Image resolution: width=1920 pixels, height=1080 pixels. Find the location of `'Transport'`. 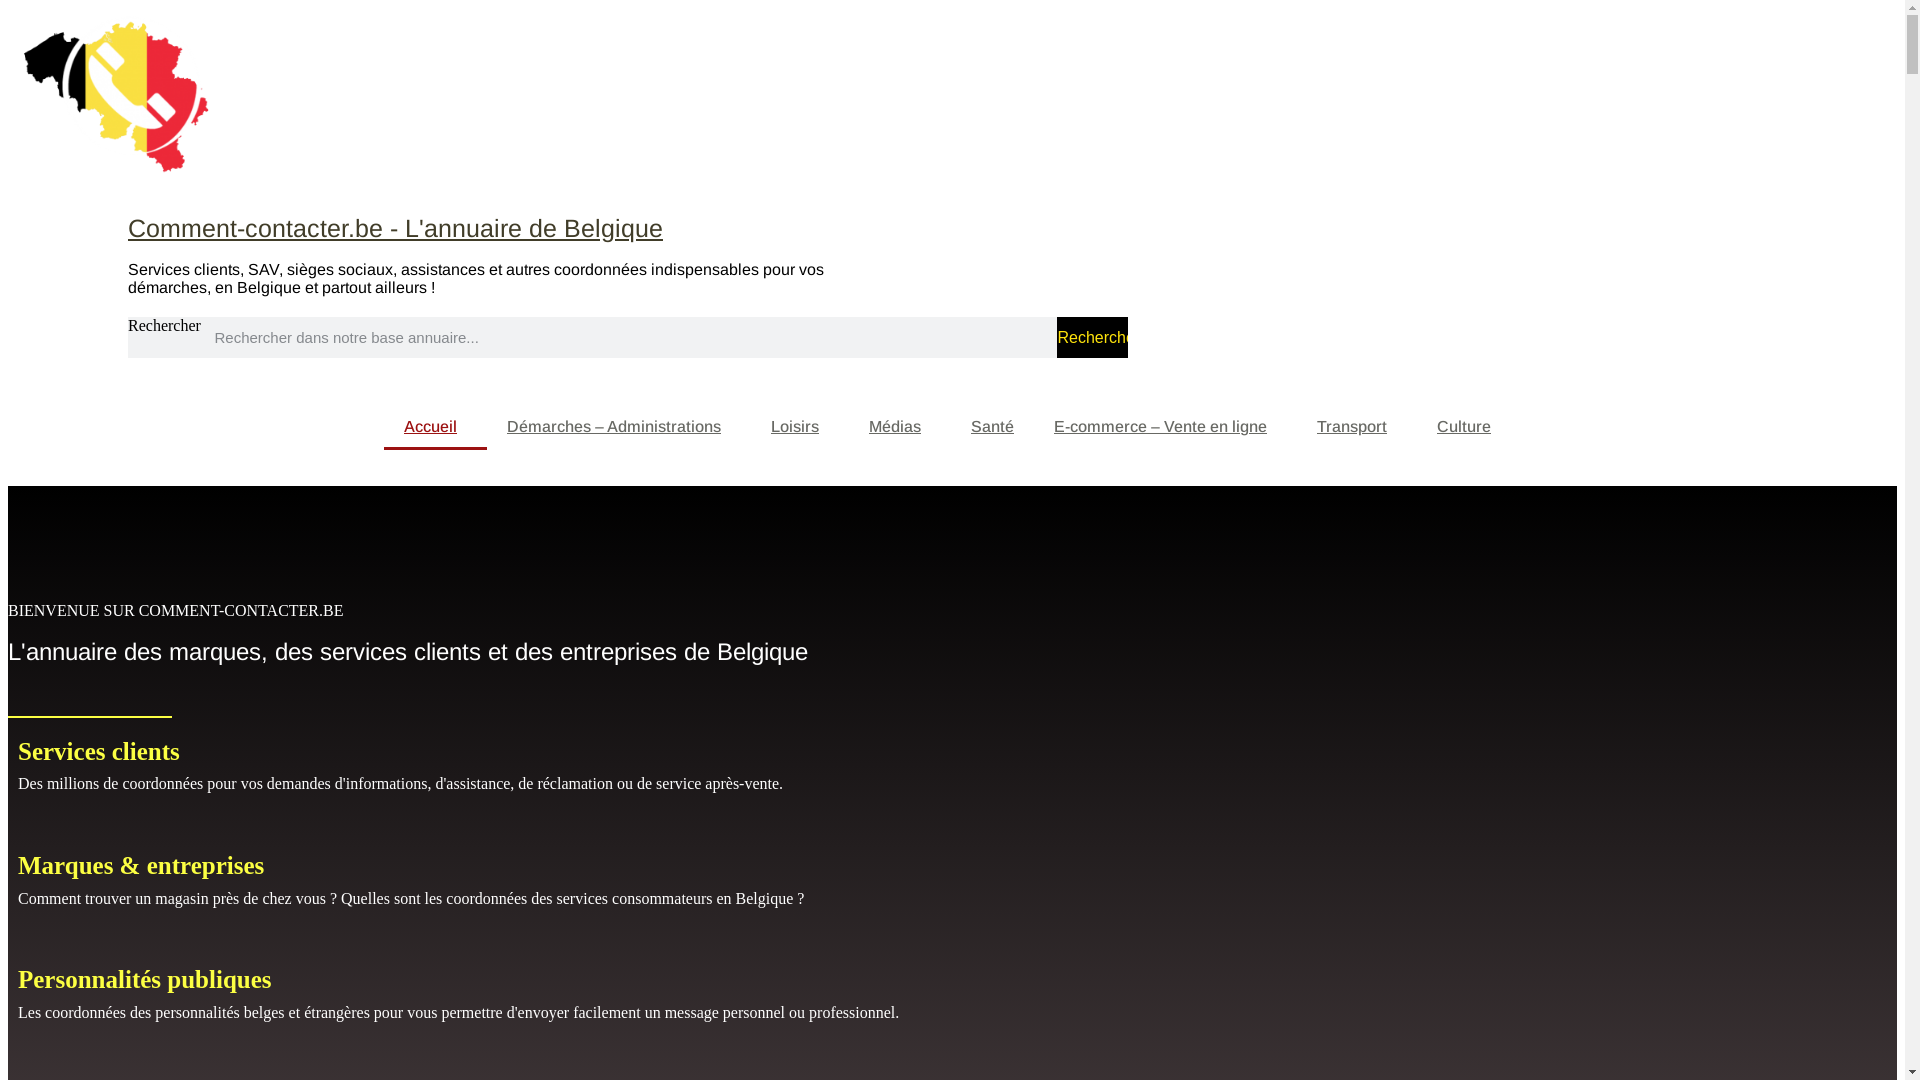

'Transport' is located at coordinates (1357, 426).